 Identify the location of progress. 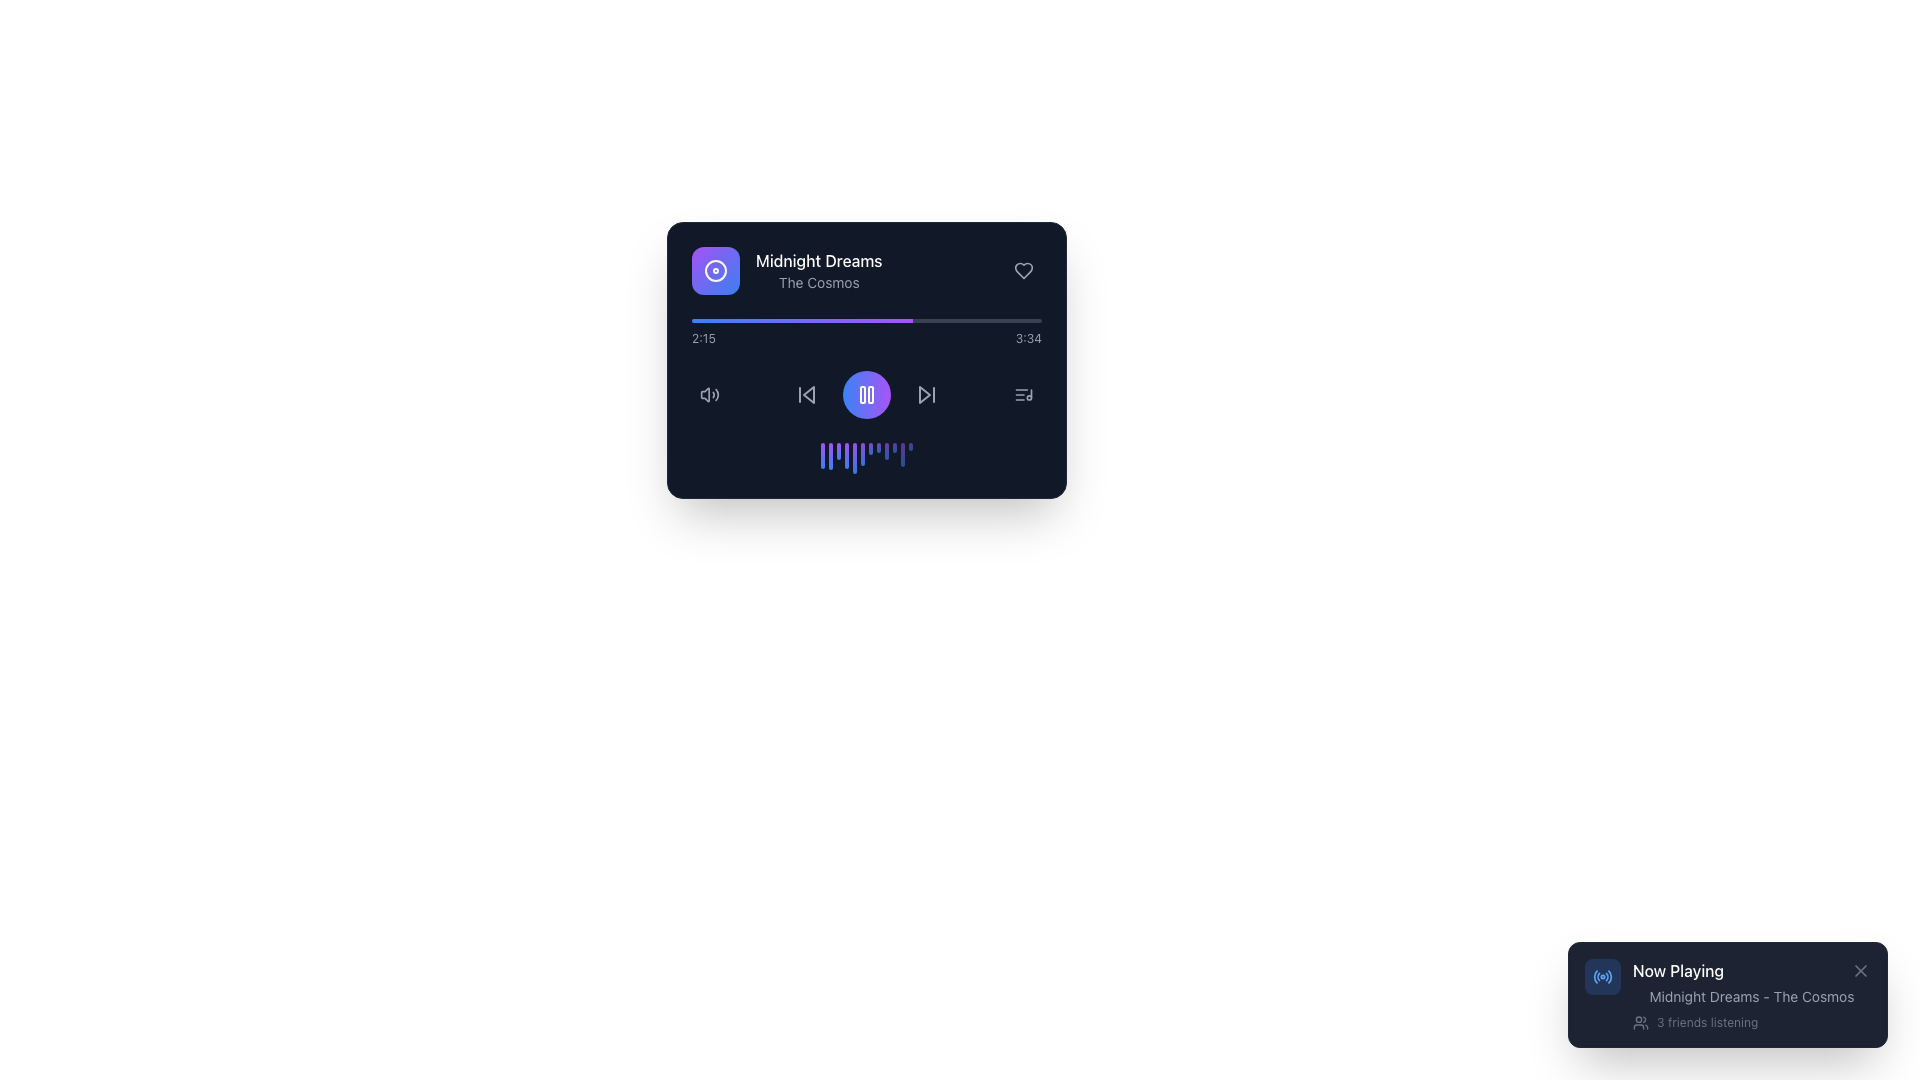
(845, 319).